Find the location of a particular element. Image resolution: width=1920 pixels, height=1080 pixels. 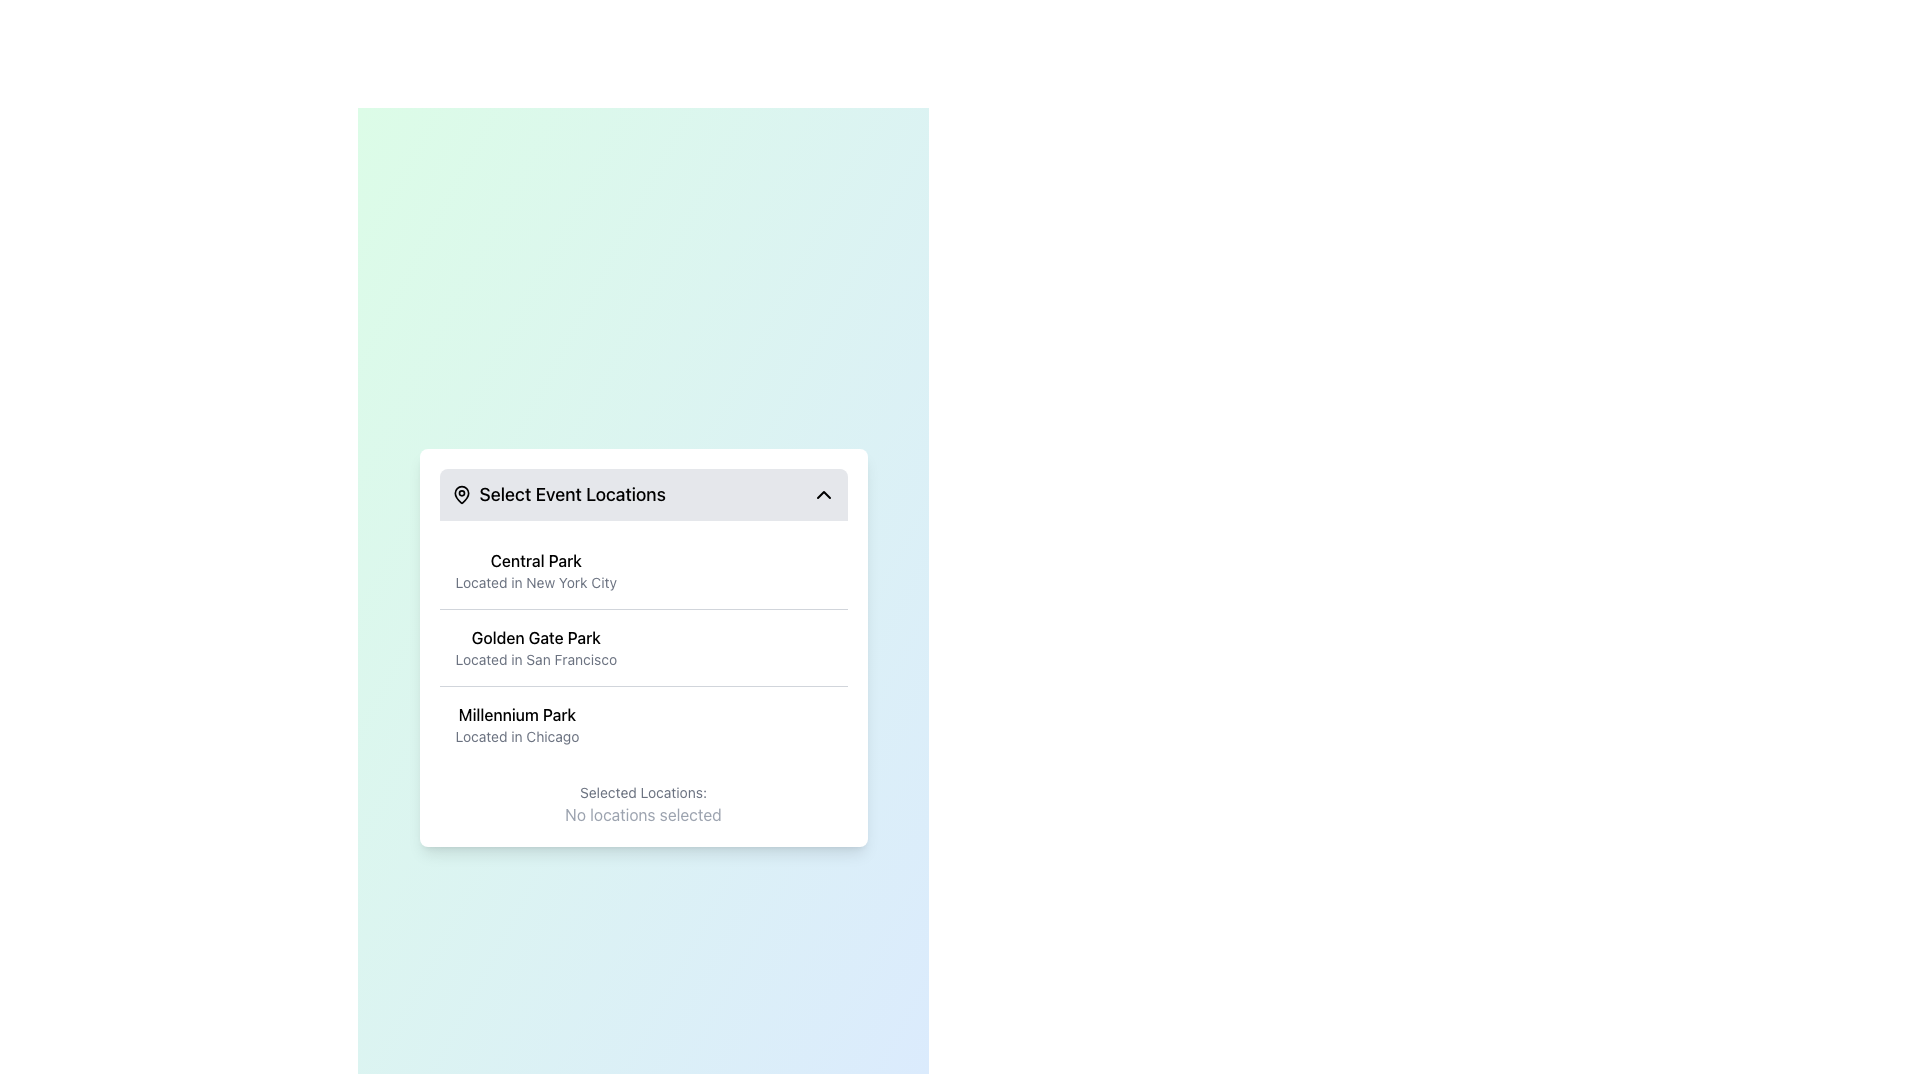

the Text label that serves as the title of the second event location in the list, positioned above 'Located in San Francisco' and below the horizontal line separating it from 'Central Park' is located at coordinates (536, 637).